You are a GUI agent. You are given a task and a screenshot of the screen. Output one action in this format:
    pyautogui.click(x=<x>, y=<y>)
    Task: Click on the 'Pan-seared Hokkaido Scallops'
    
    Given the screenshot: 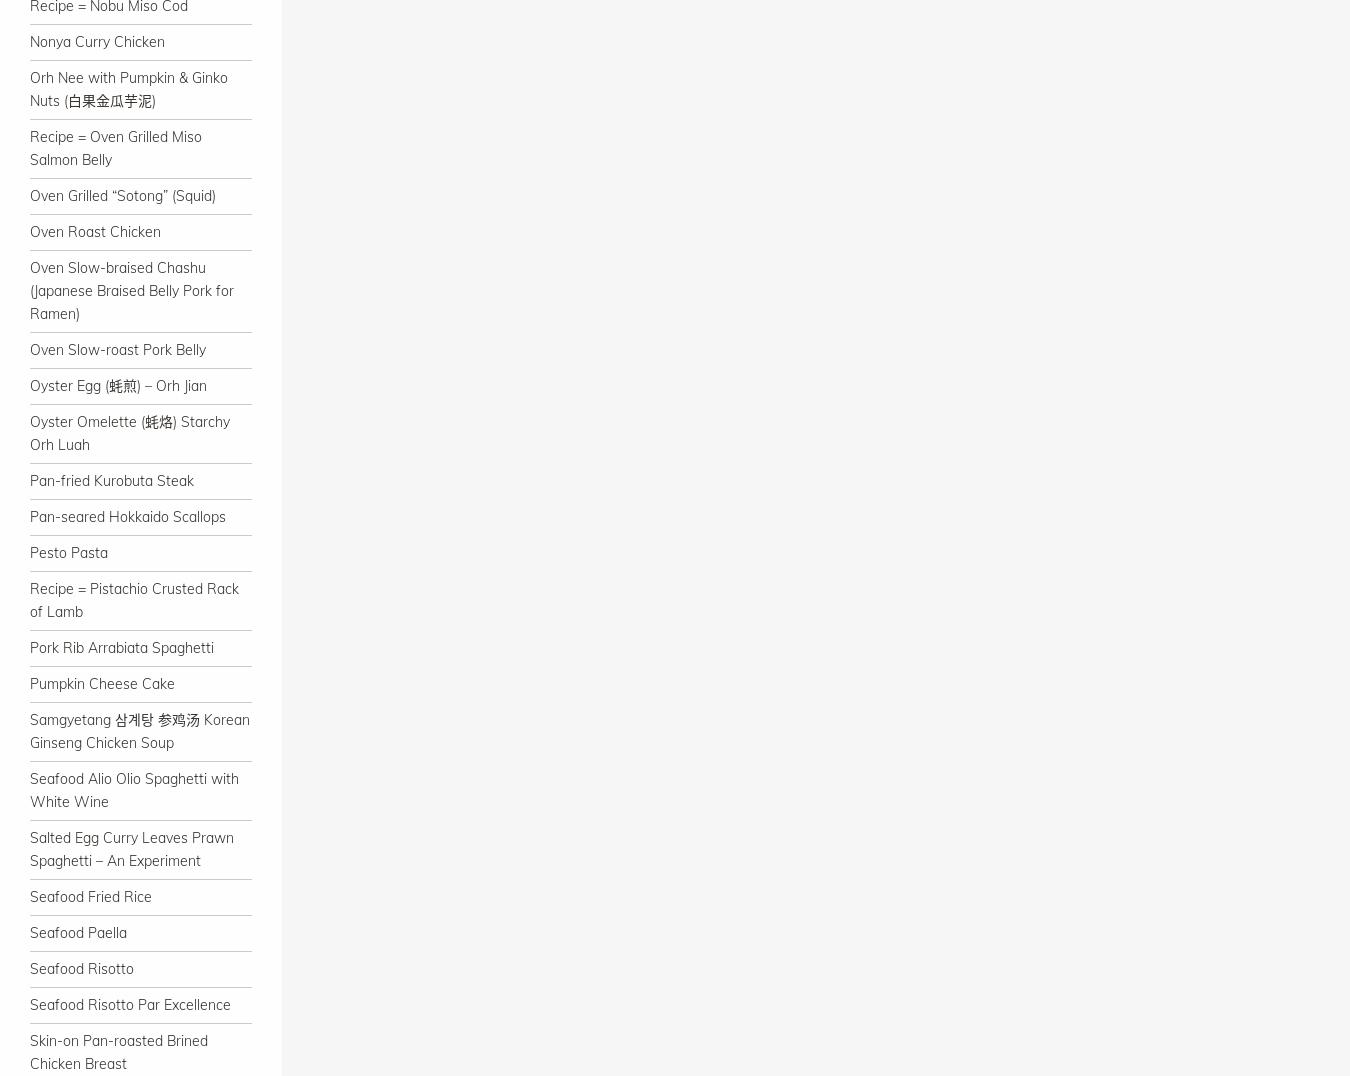 What is the action you would take?
    pyautogui.click(x=28, y=517)
    